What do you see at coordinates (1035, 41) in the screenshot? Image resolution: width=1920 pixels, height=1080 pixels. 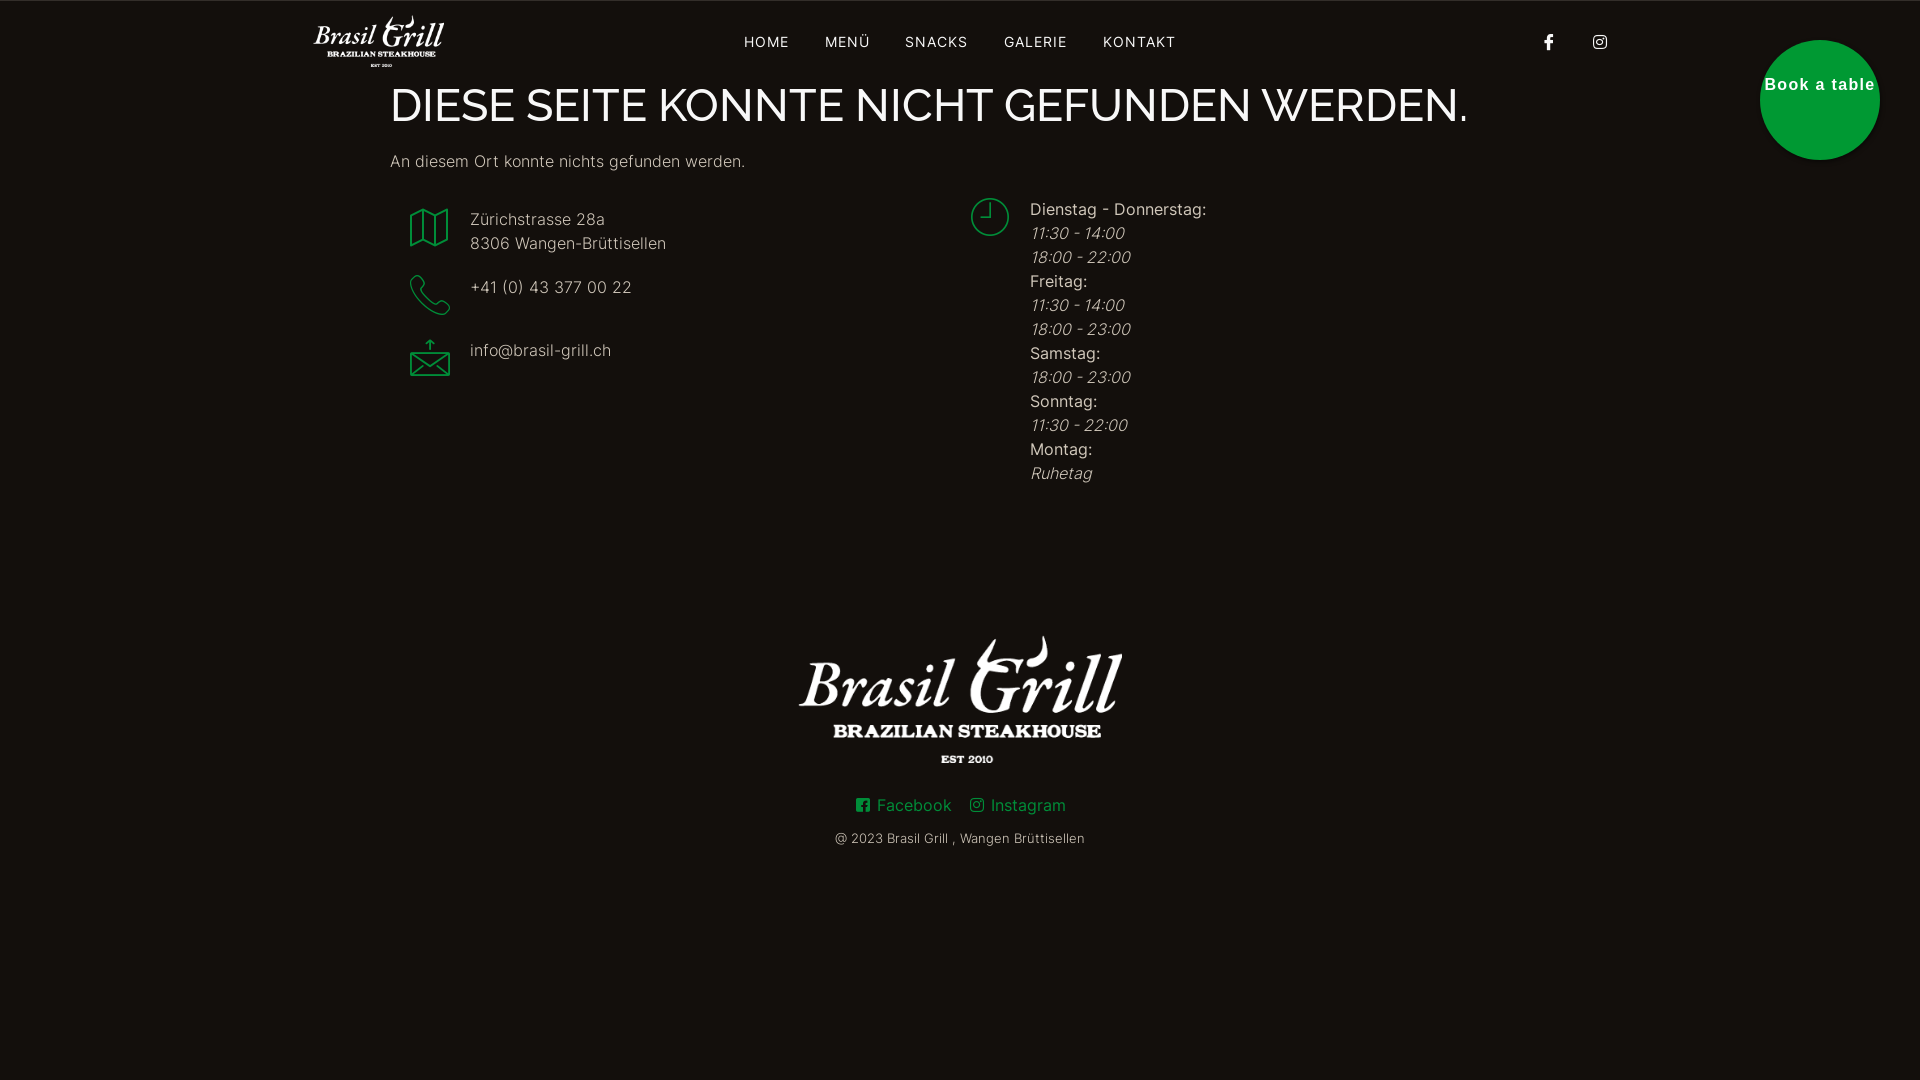 I see `'GALERIE'` at bounding box center [1035, 41].